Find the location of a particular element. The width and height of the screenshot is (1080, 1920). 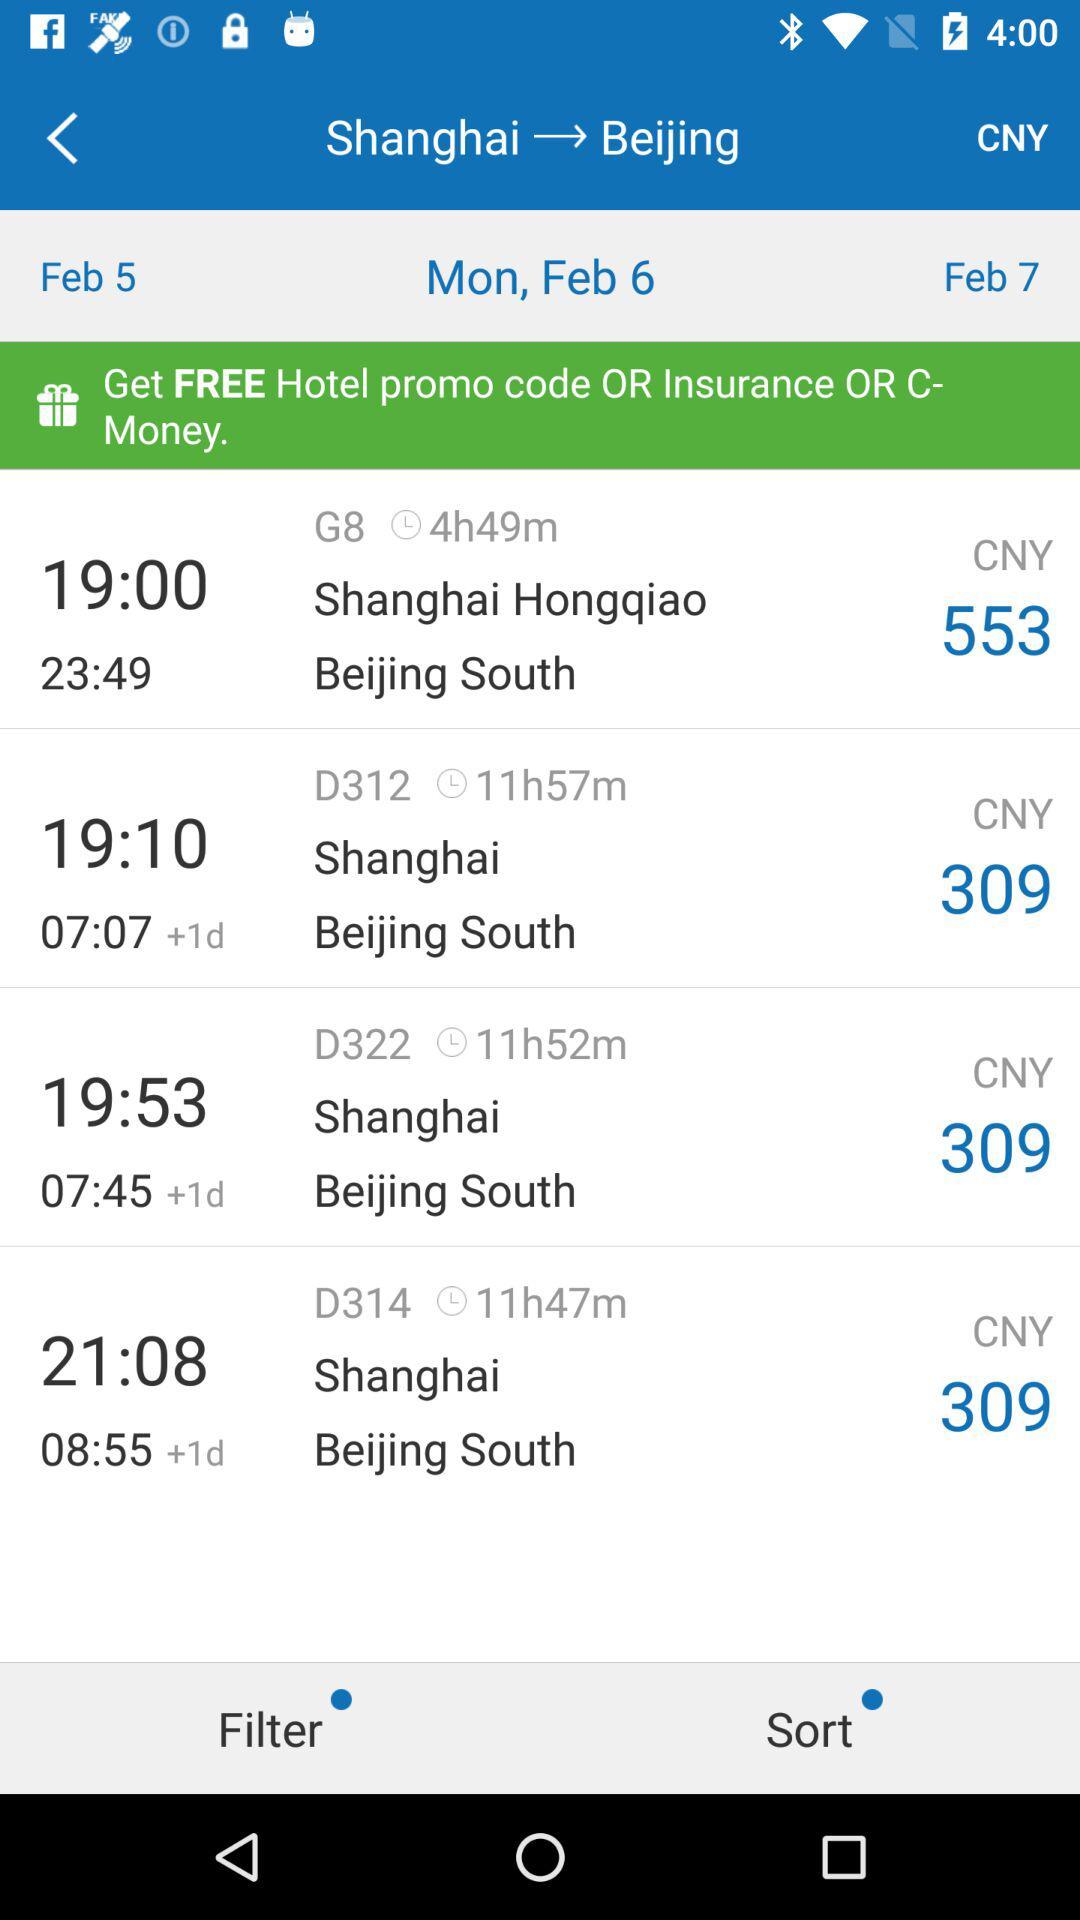

item above feb 5 icon is located at coordinates (72, 135).